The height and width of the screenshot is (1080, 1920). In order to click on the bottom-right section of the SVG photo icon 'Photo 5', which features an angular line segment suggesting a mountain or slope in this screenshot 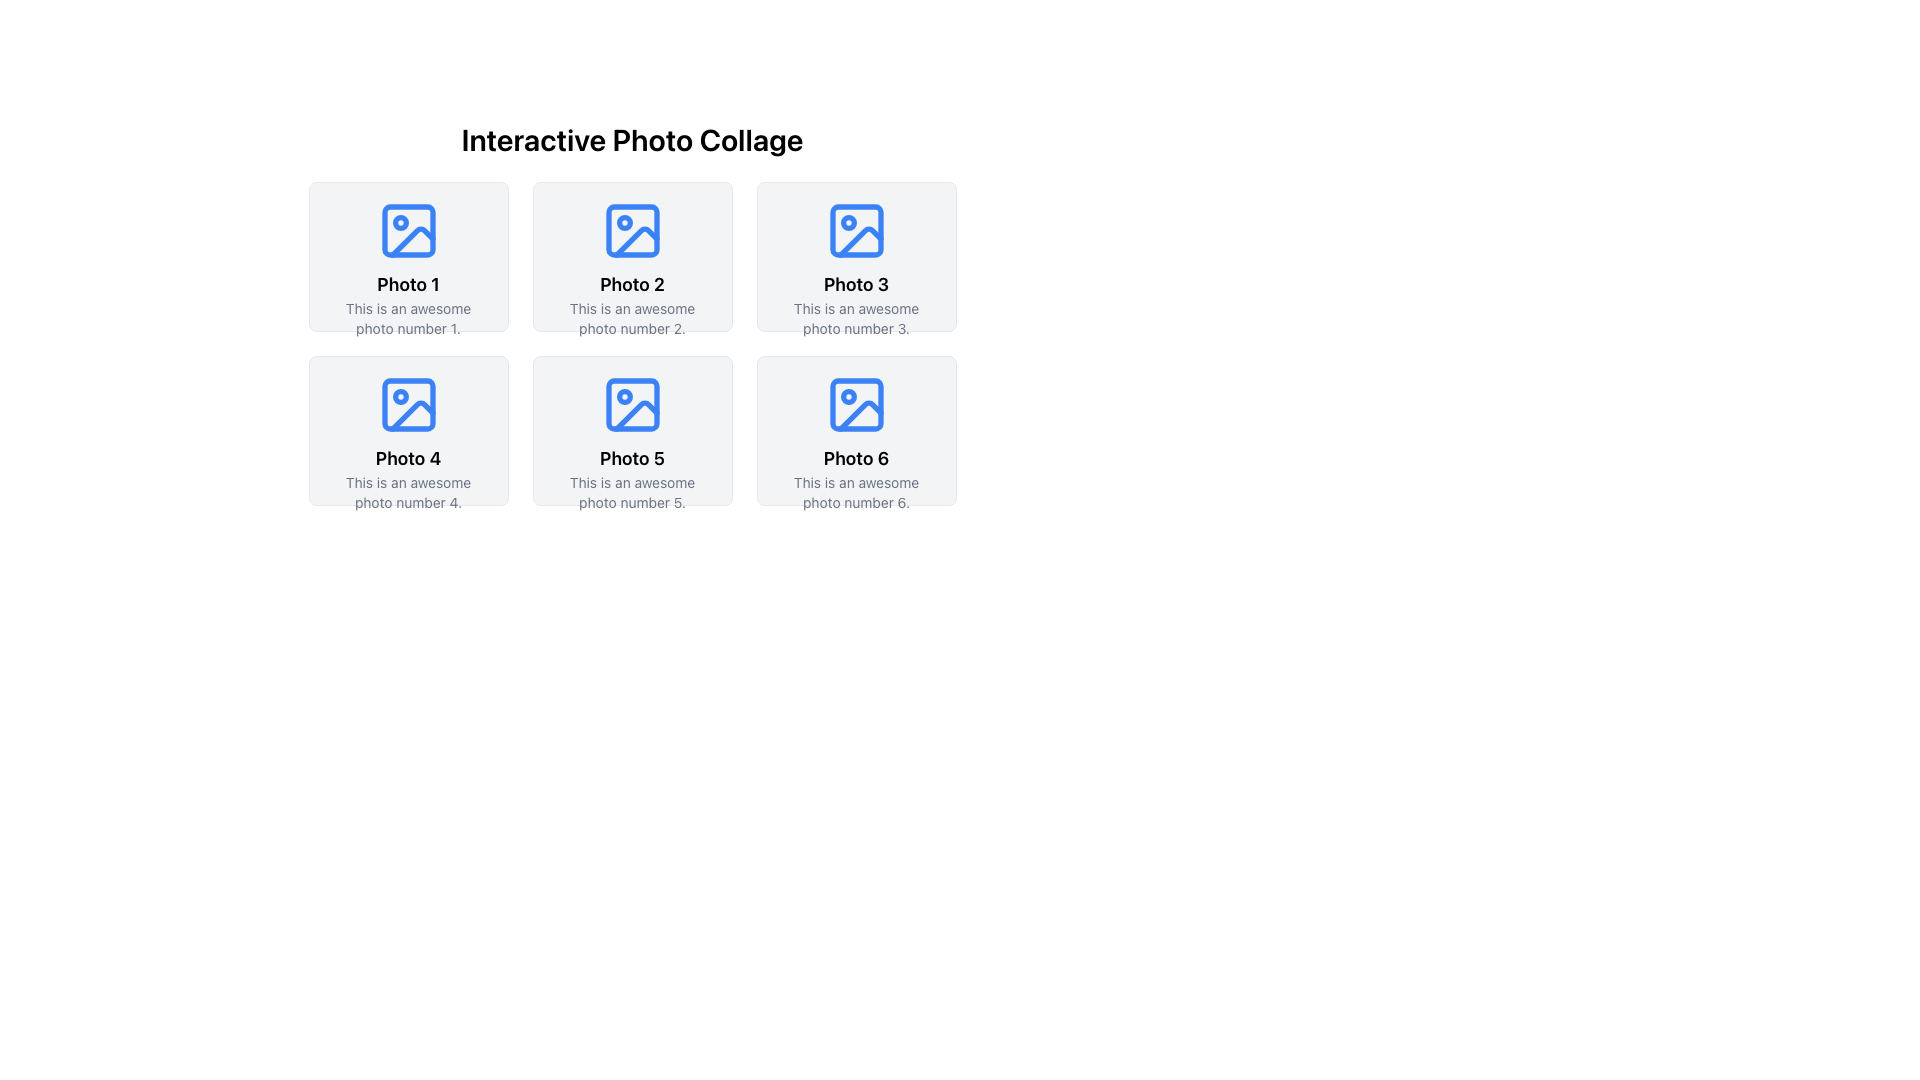, I will do `click(635, 415)`.